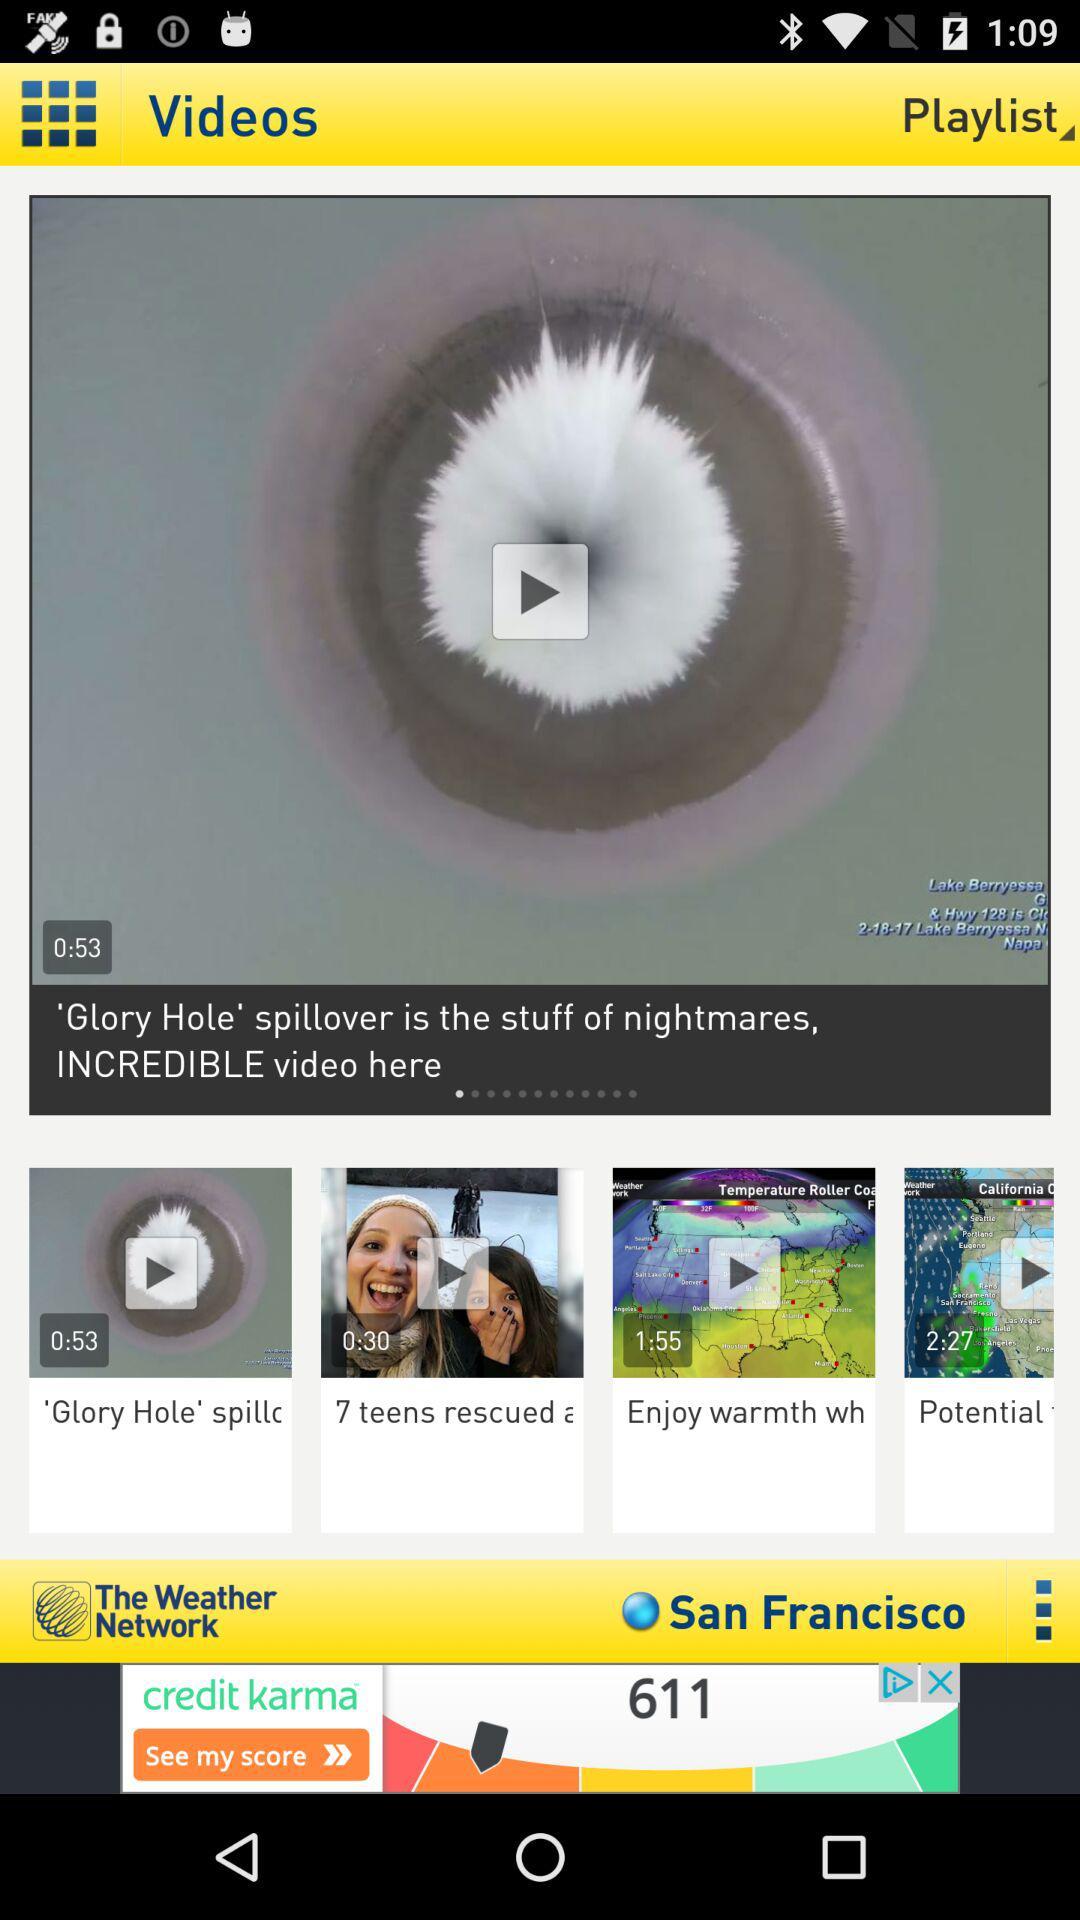  Describe the element at coordinates (1043, 1723) in the screenshot. I see `the more icon` at that location.